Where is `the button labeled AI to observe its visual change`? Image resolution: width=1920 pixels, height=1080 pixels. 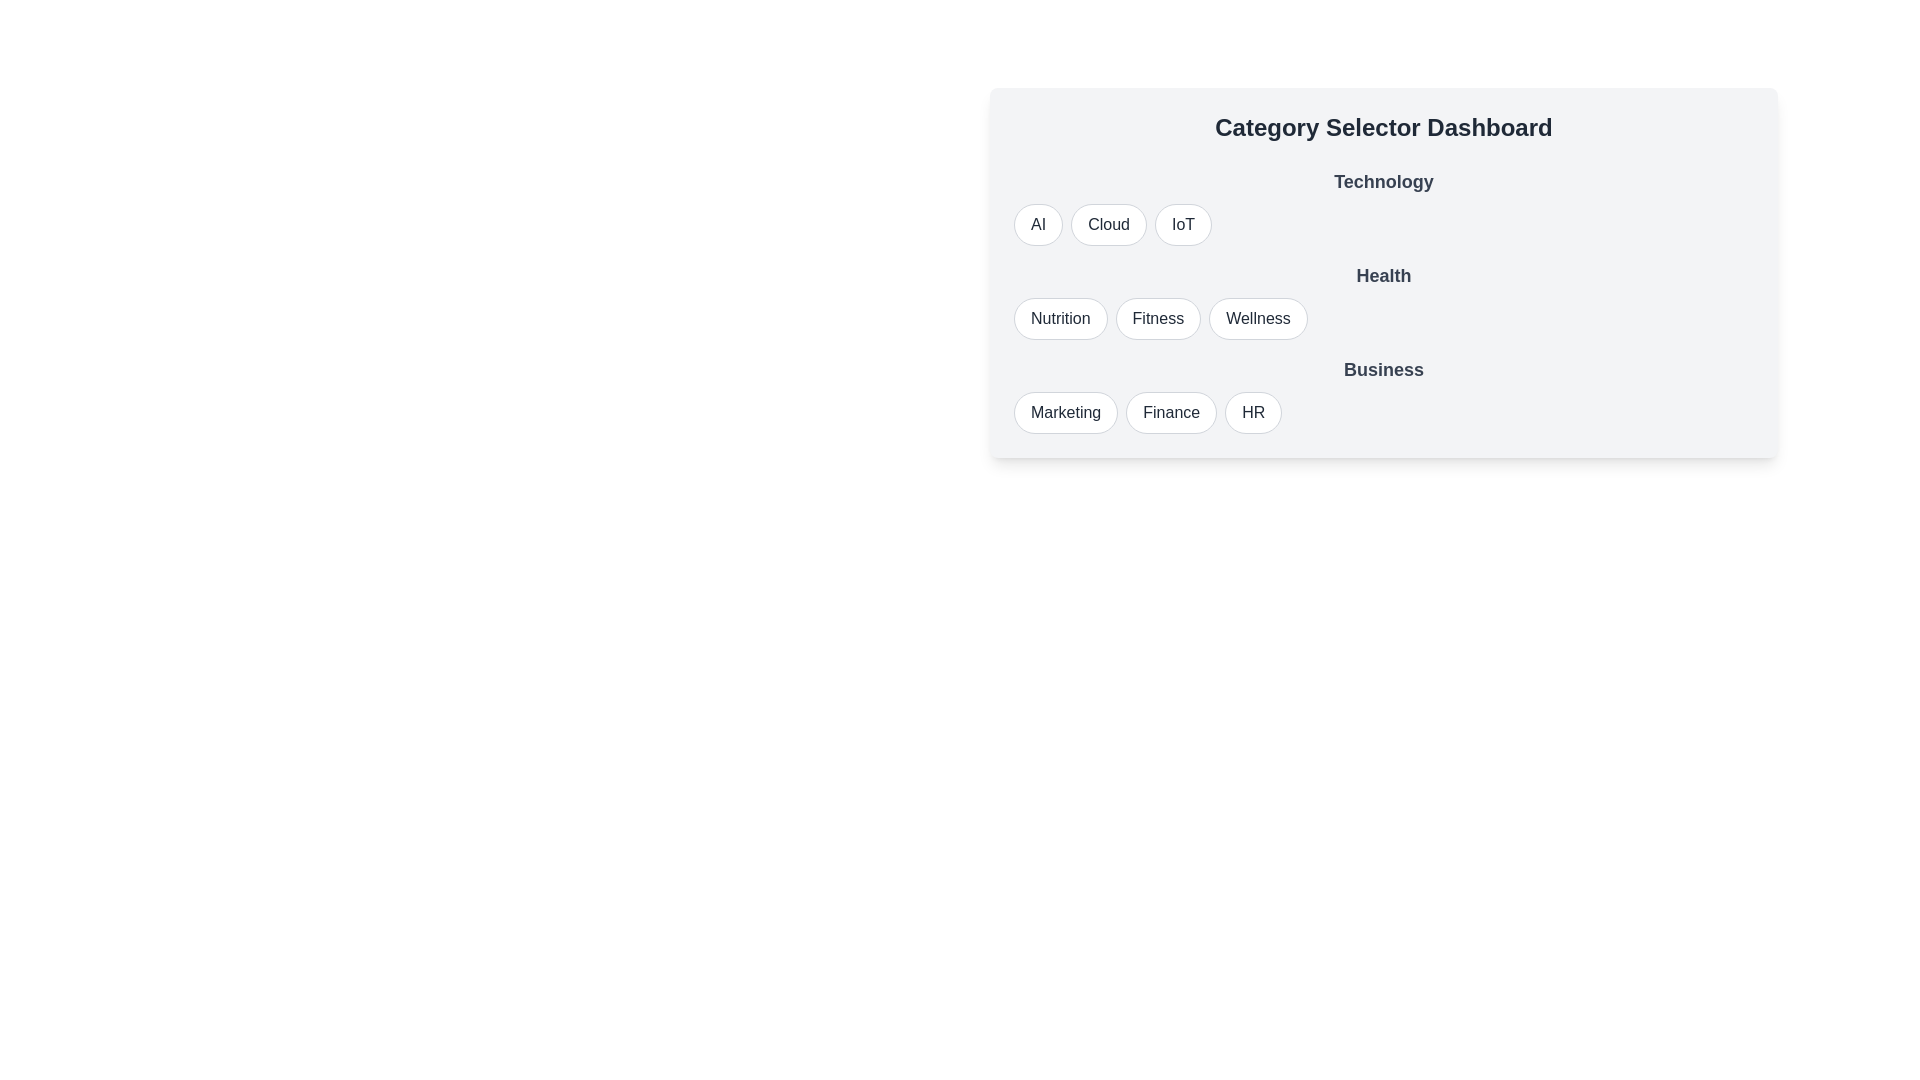 the button labeled AI to observe its visual change is located at coordinates (1037, 224).